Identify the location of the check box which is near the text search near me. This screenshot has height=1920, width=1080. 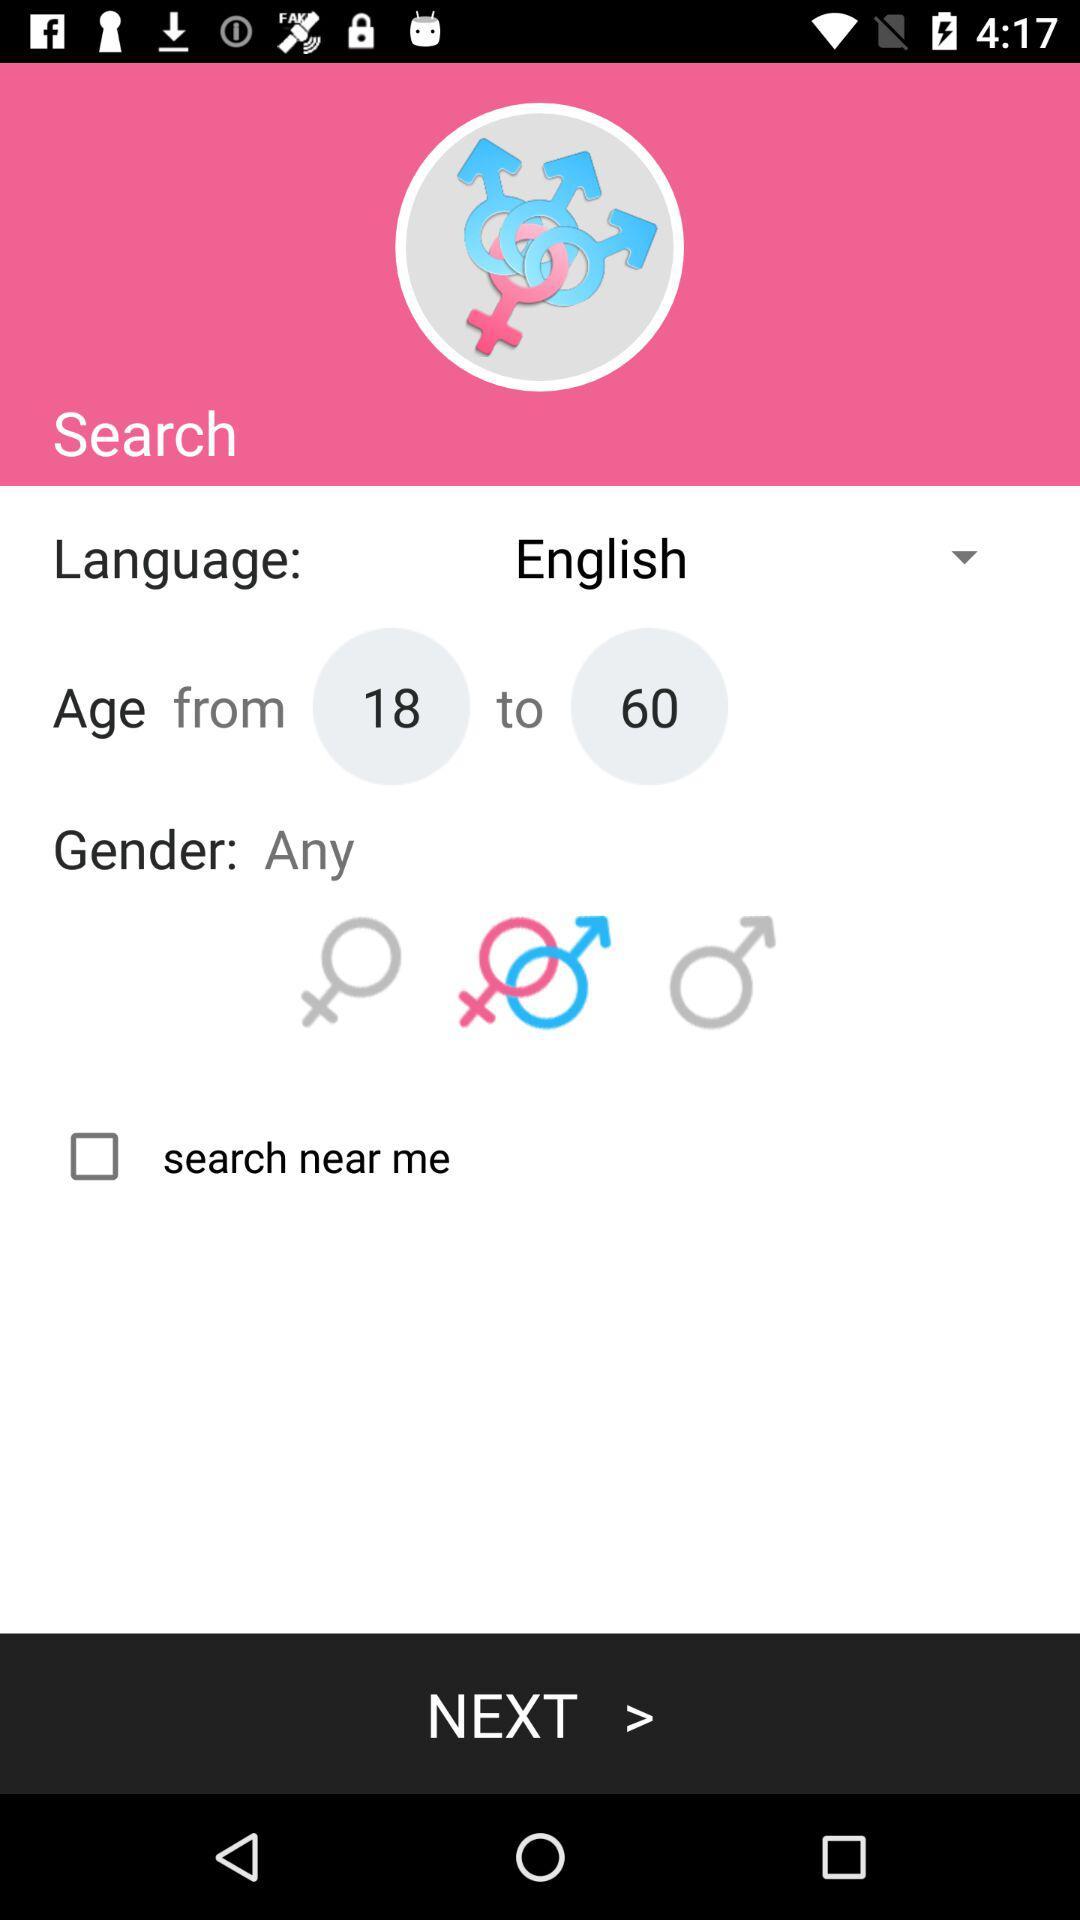
(250, 1156).